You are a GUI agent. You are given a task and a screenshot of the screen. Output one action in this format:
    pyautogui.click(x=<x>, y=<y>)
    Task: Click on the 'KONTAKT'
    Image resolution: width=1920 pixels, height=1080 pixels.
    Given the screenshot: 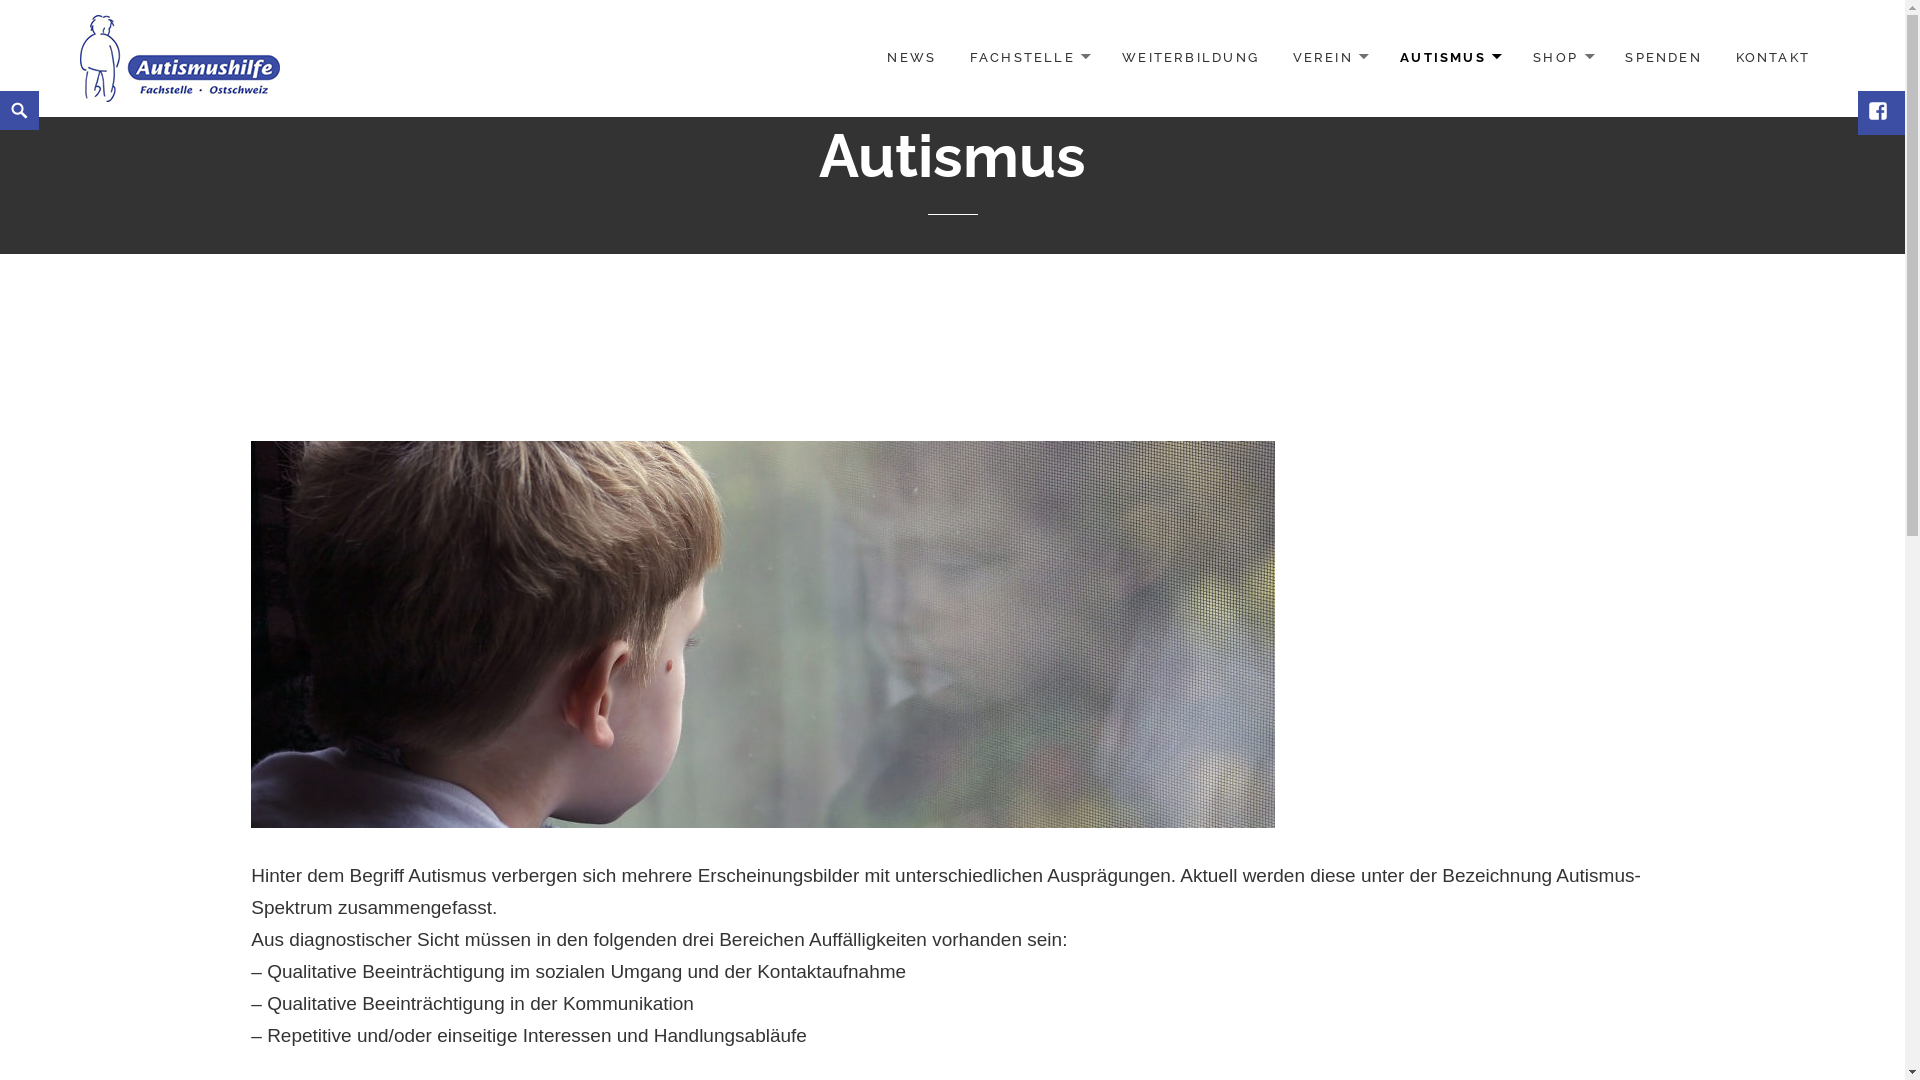 What is the action you would take?
    pyautogui.click(x=1772, y=56)
    